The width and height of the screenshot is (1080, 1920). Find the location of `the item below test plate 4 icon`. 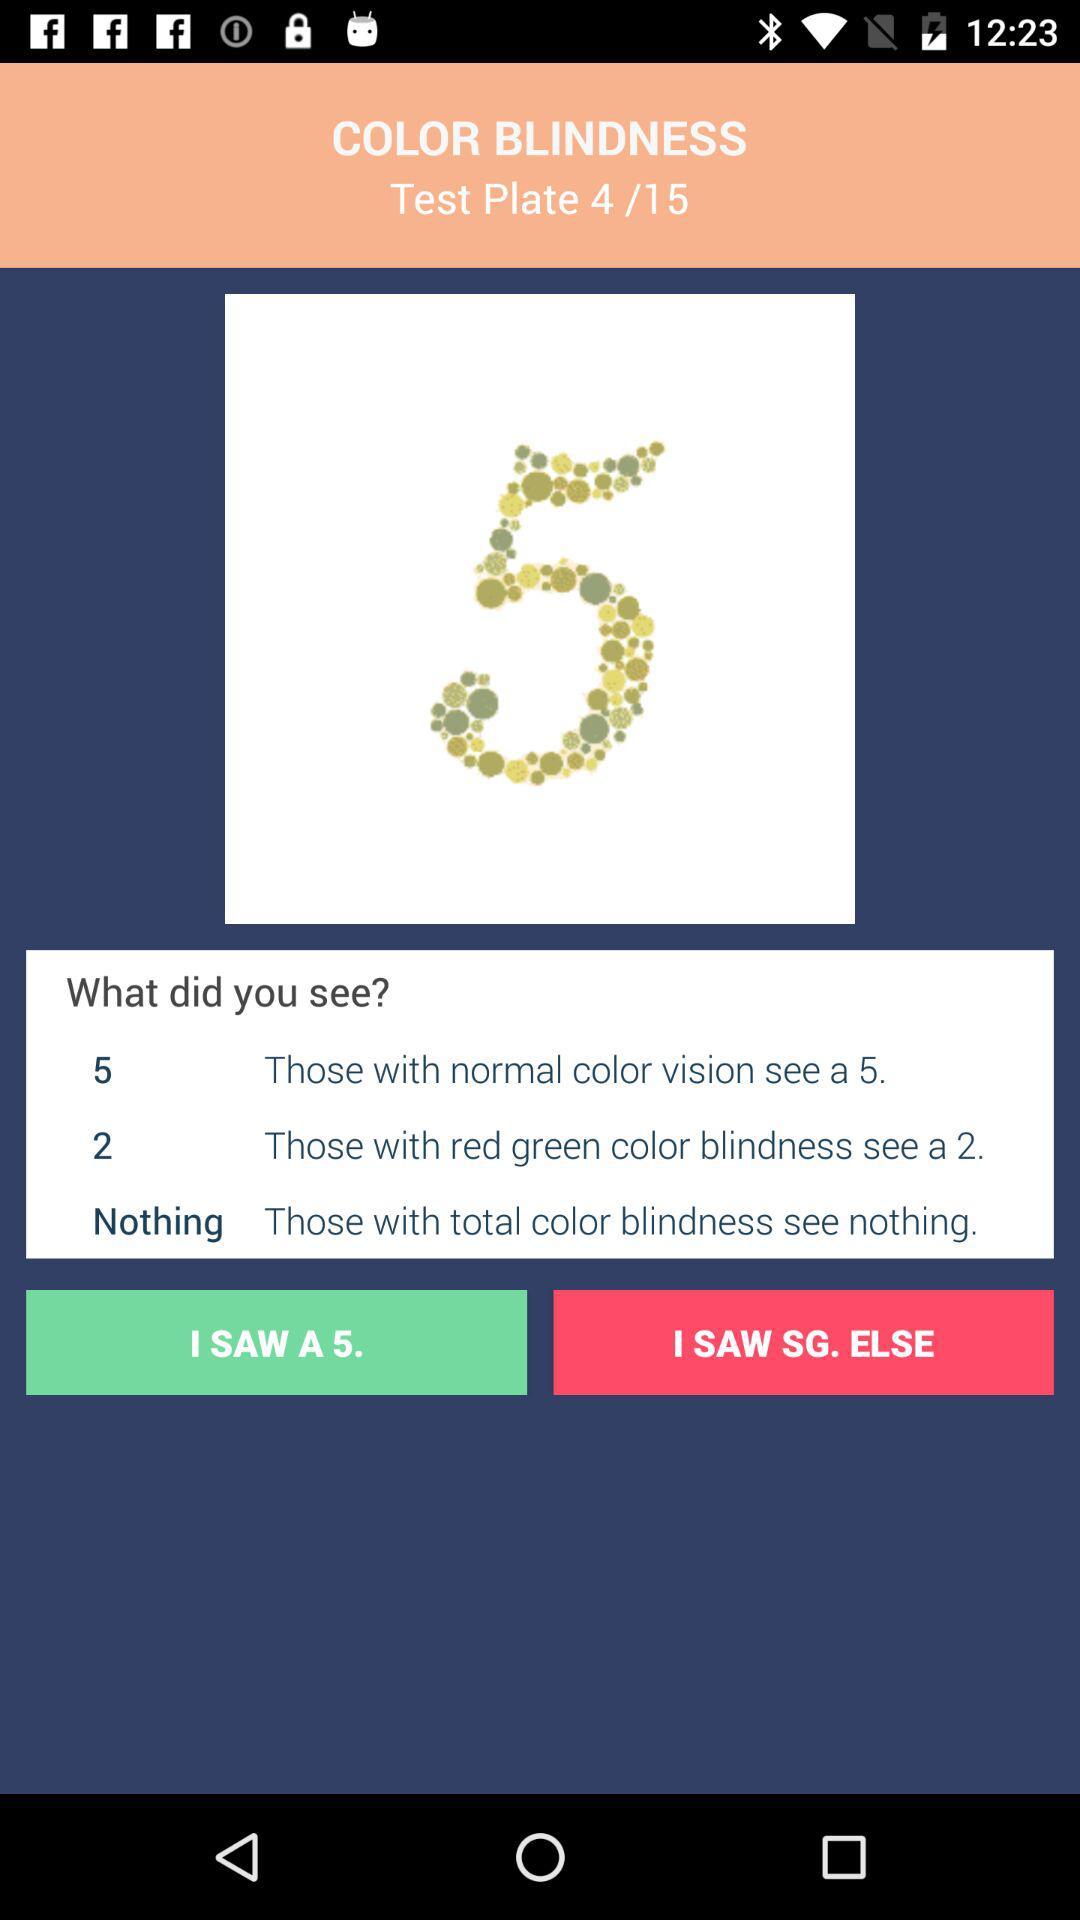

the item below test plate 4 icon is located at coordinates (540, 608).